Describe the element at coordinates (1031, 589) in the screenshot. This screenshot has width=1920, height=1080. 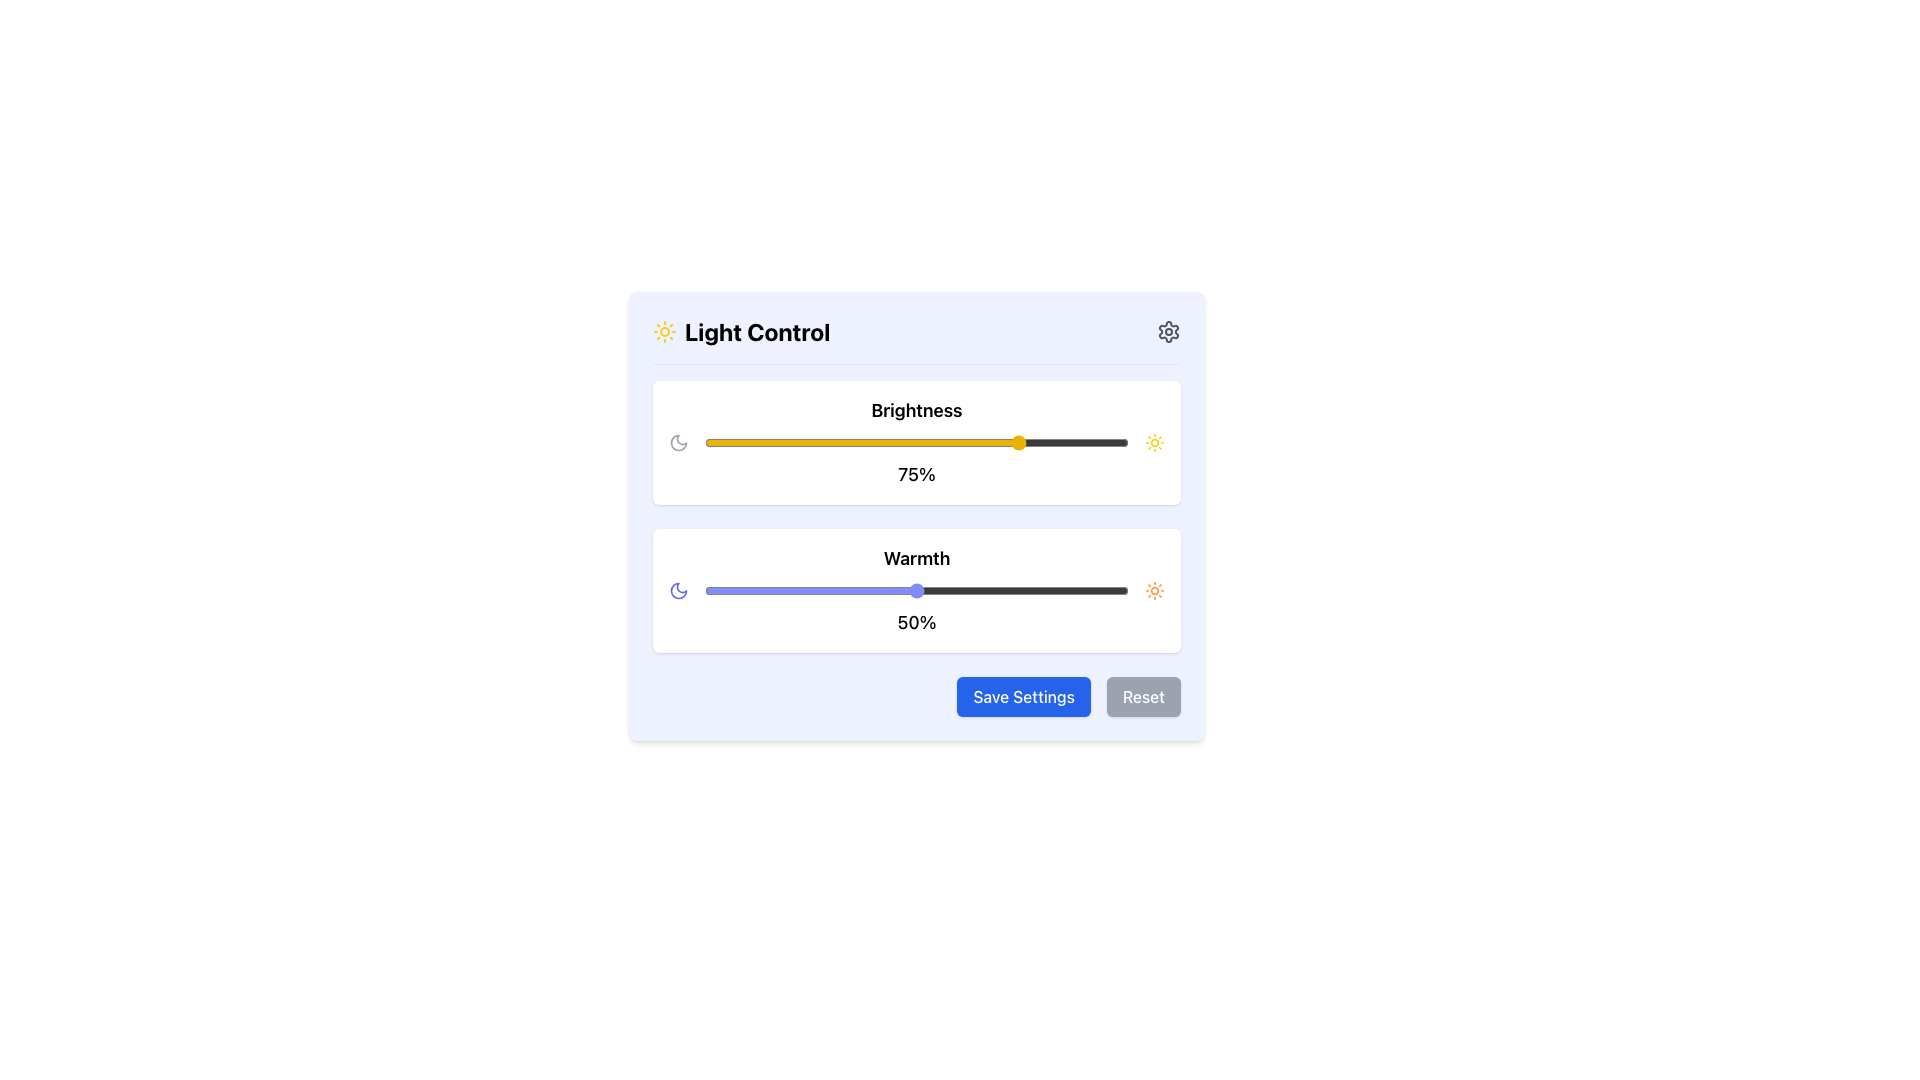
I see `warmth` at that location.